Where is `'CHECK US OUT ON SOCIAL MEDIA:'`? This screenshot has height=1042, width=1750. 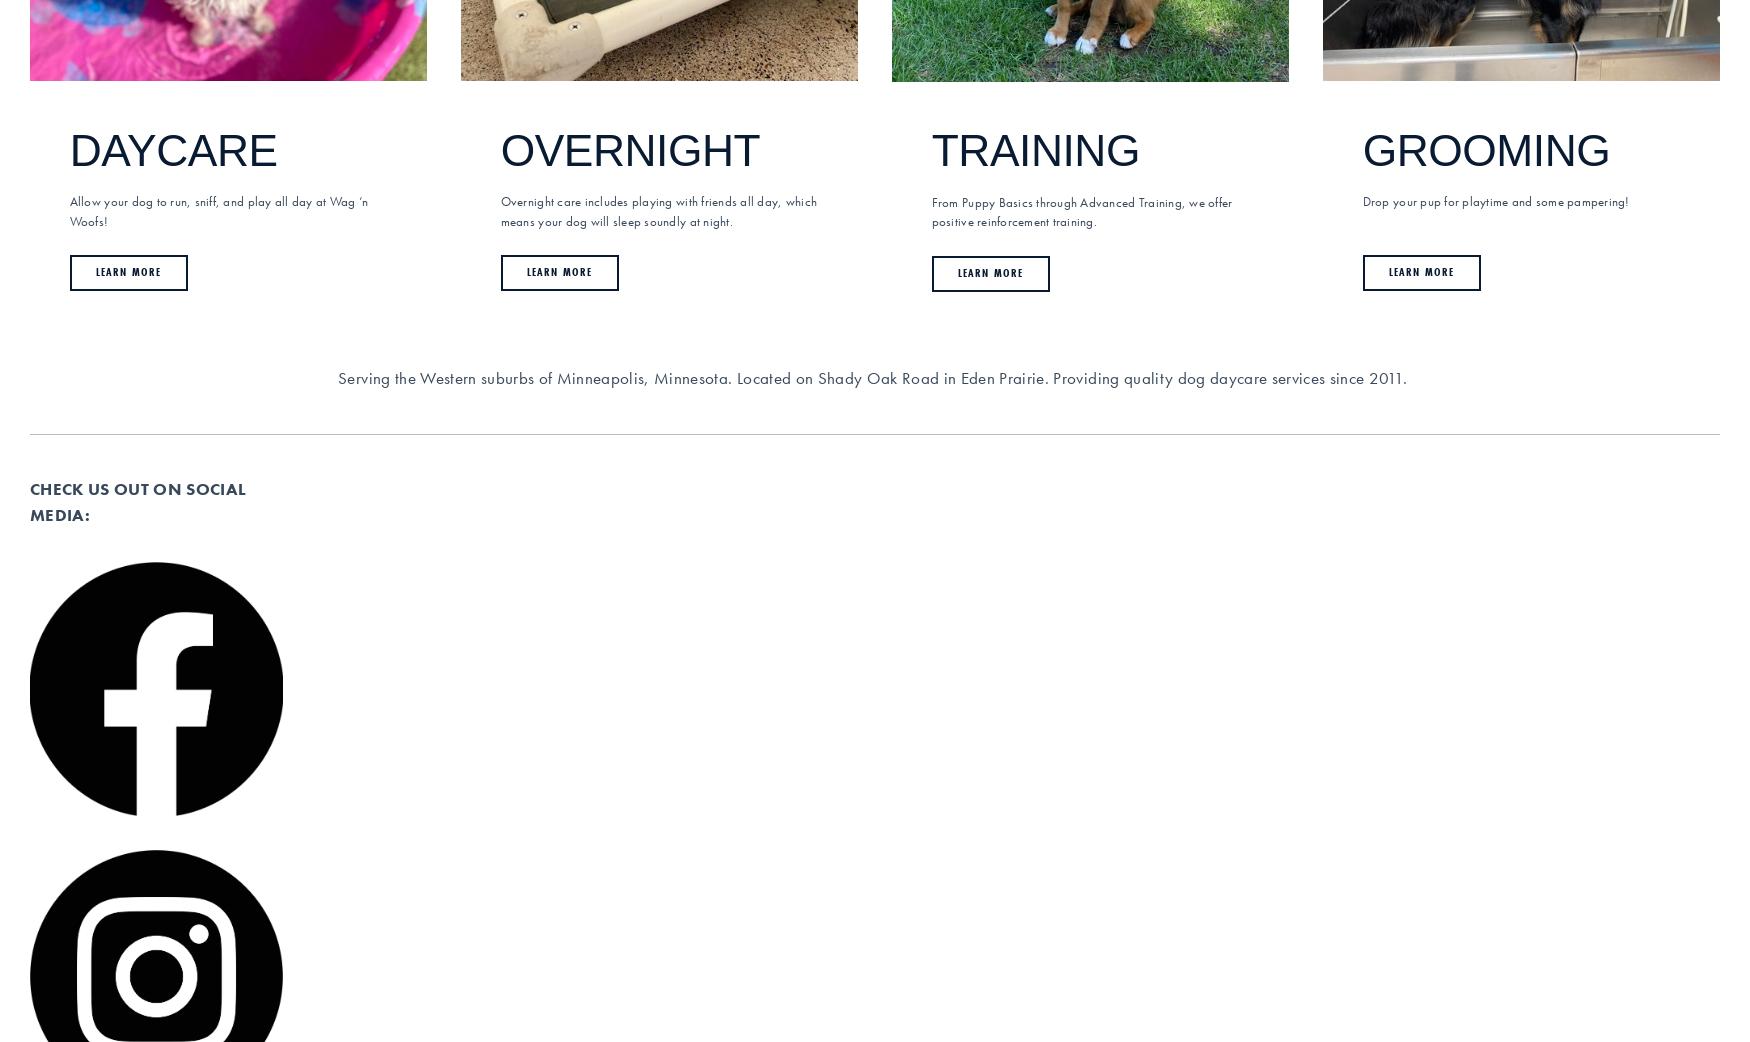 'CHECK US OUT ON SOCIAL MEDIA:' is located at coordinates (139, 501).